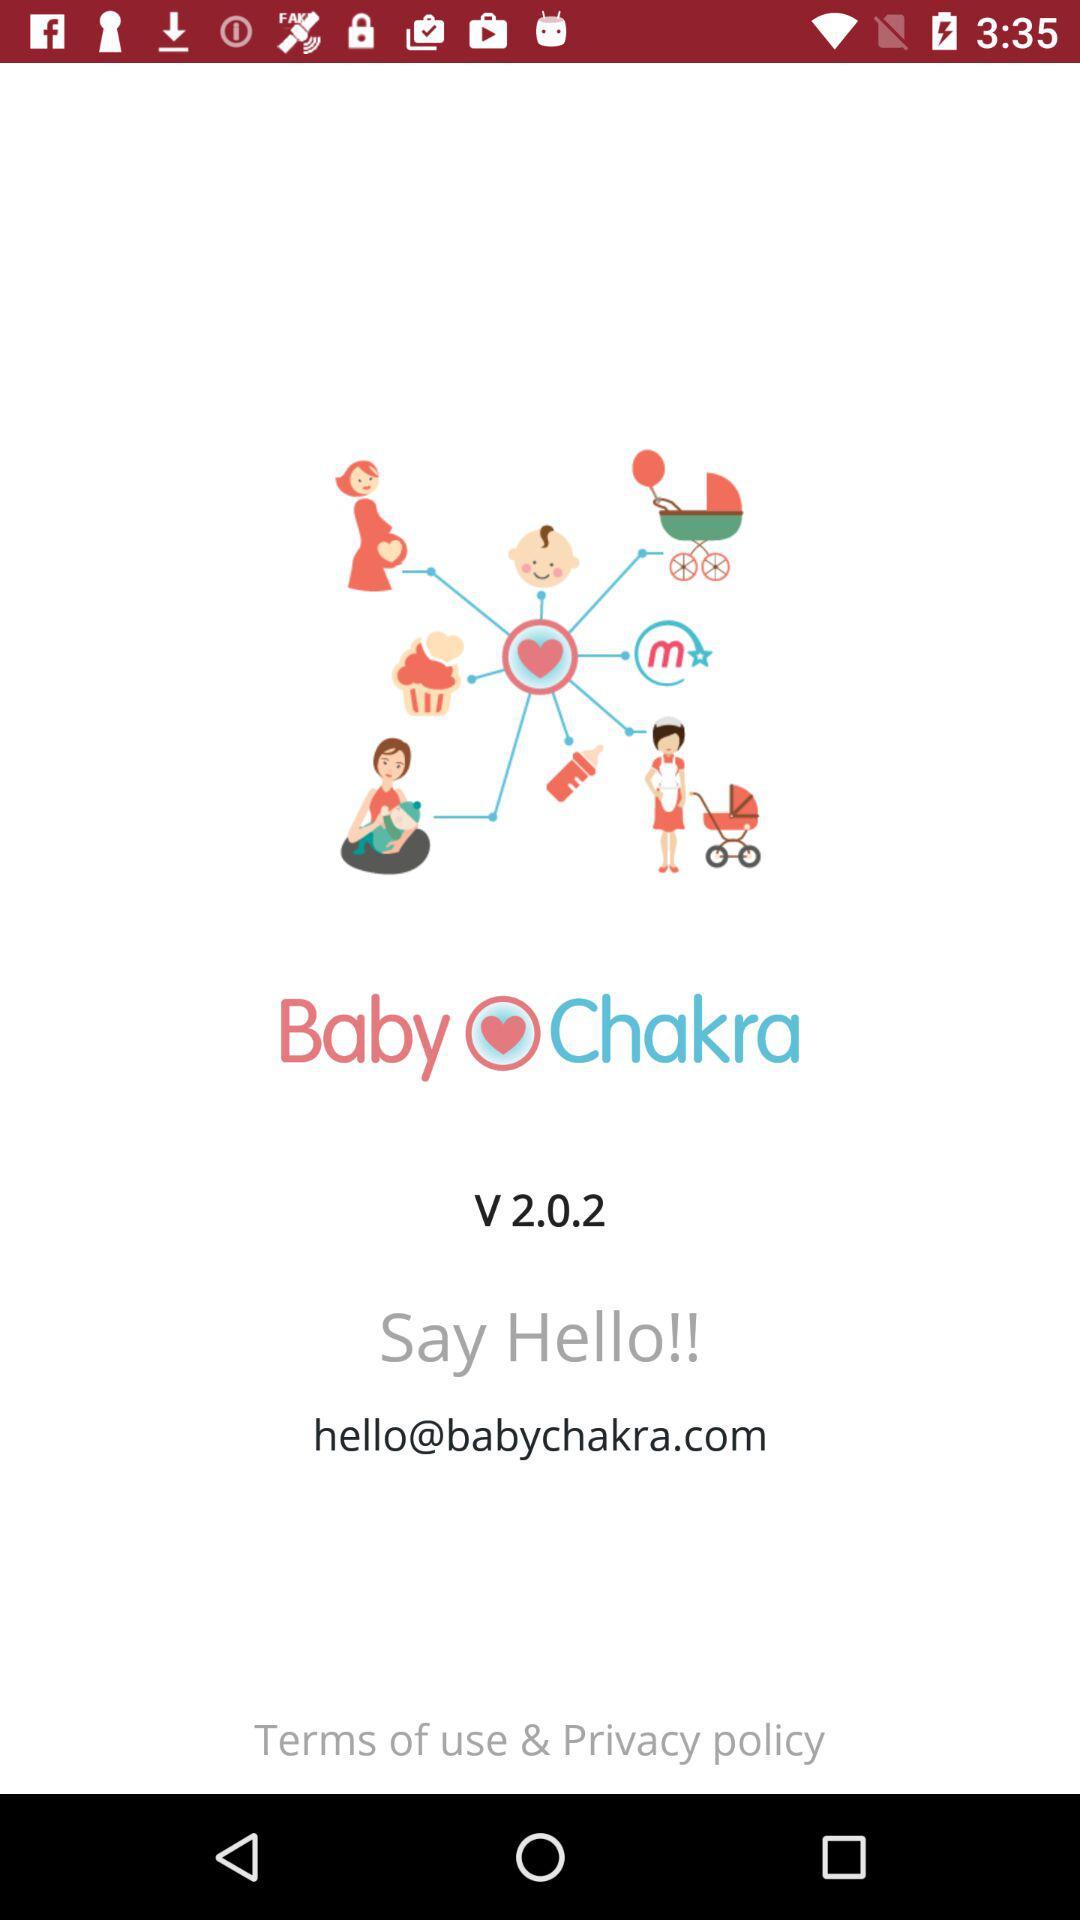  Describe the element at coordinates (538, 1737) in the screenshot. I see `the icon below the hello@babychakra.com` at that location.